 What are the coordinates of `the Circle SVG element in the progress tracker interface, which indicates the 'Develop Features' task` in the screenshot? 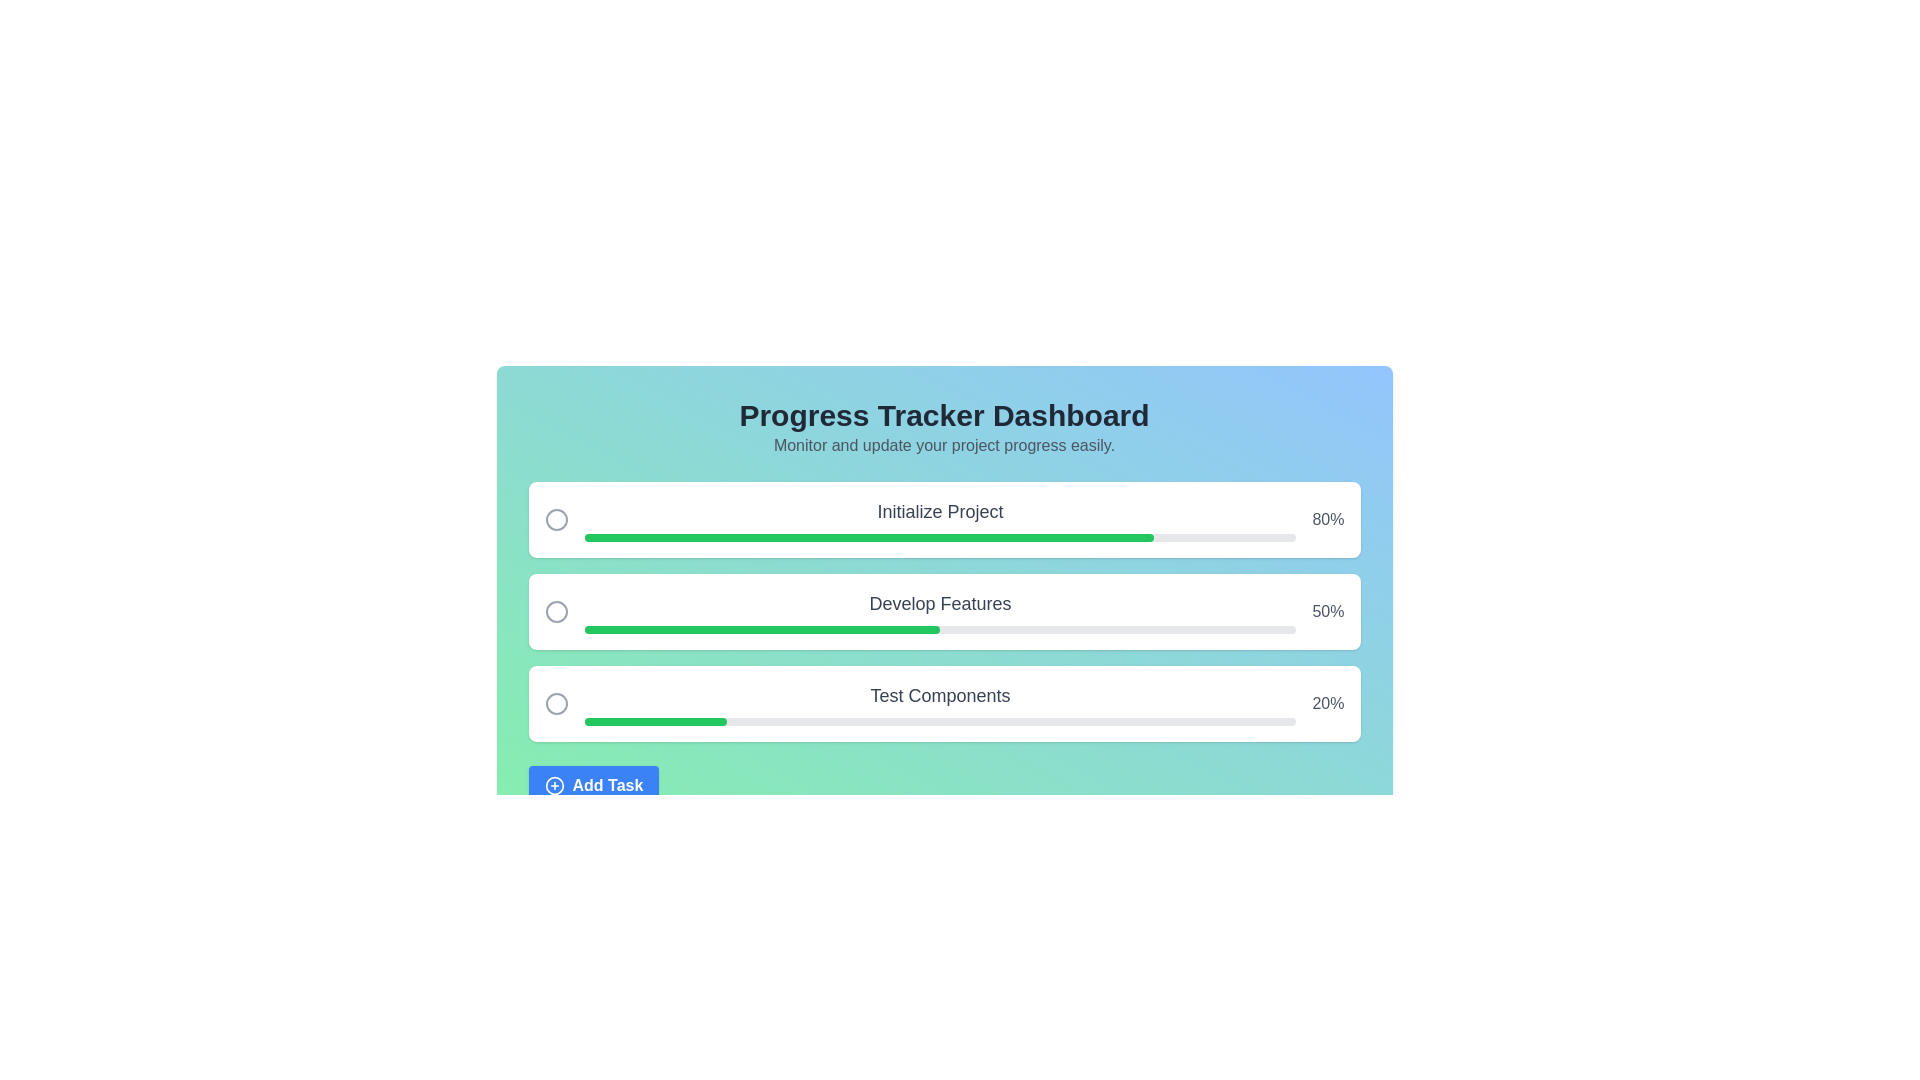 It's located at (556, 611).